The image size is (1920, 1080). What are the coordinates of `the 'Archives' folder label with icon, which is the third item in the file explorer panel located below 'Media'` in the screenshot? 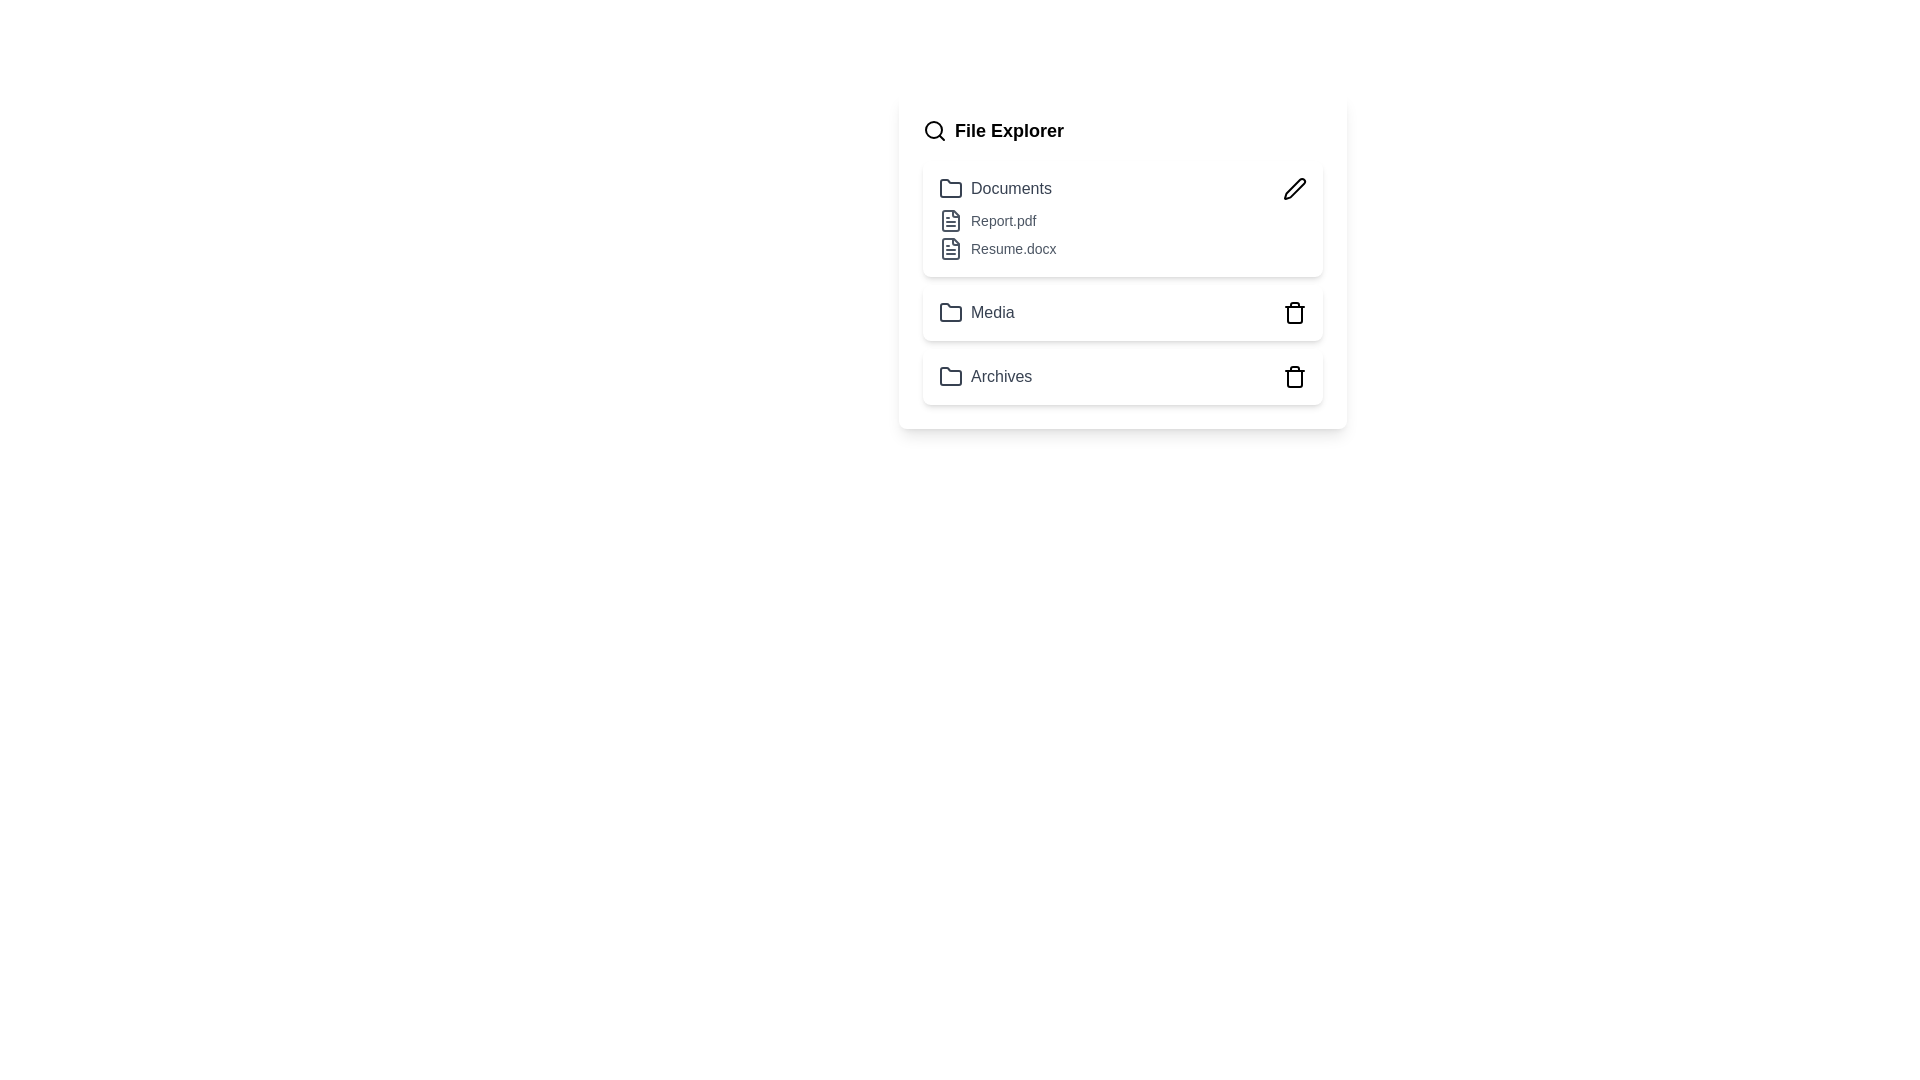 It's located at (985, 377).